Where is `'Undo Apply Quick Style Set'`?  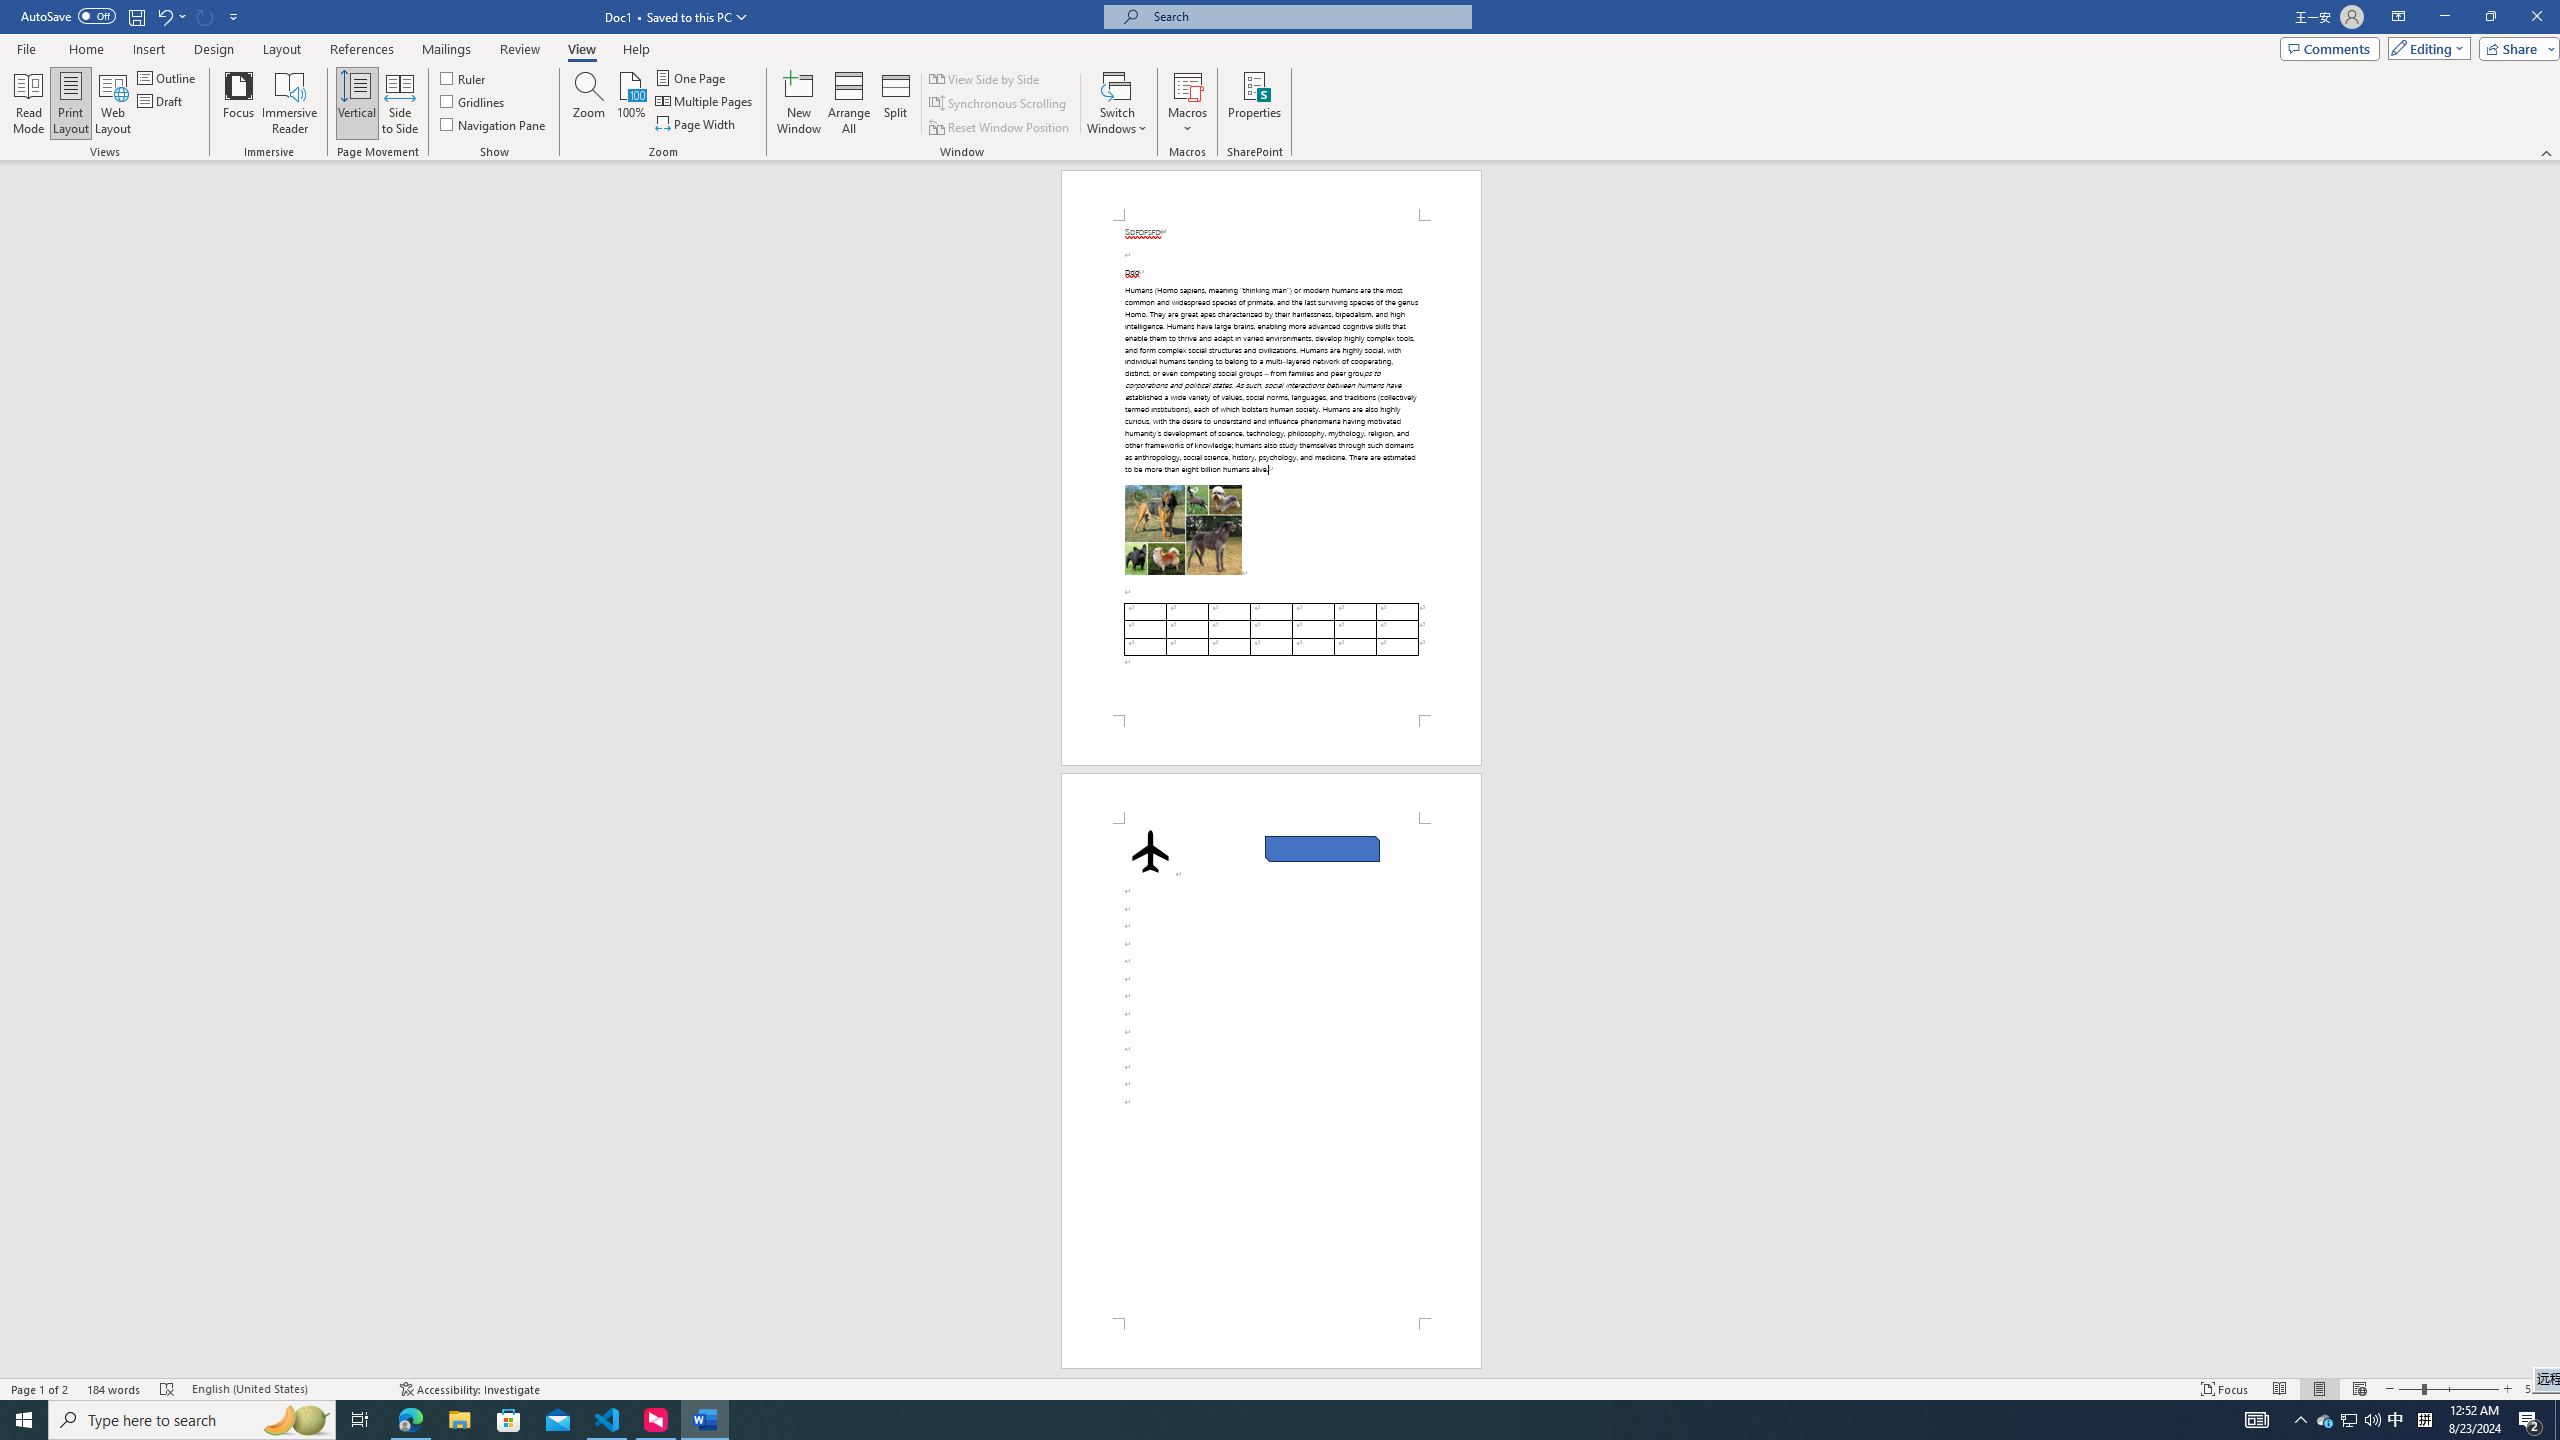
'Undo Apply Quick Style Set' is located at coordinates (163, 15).